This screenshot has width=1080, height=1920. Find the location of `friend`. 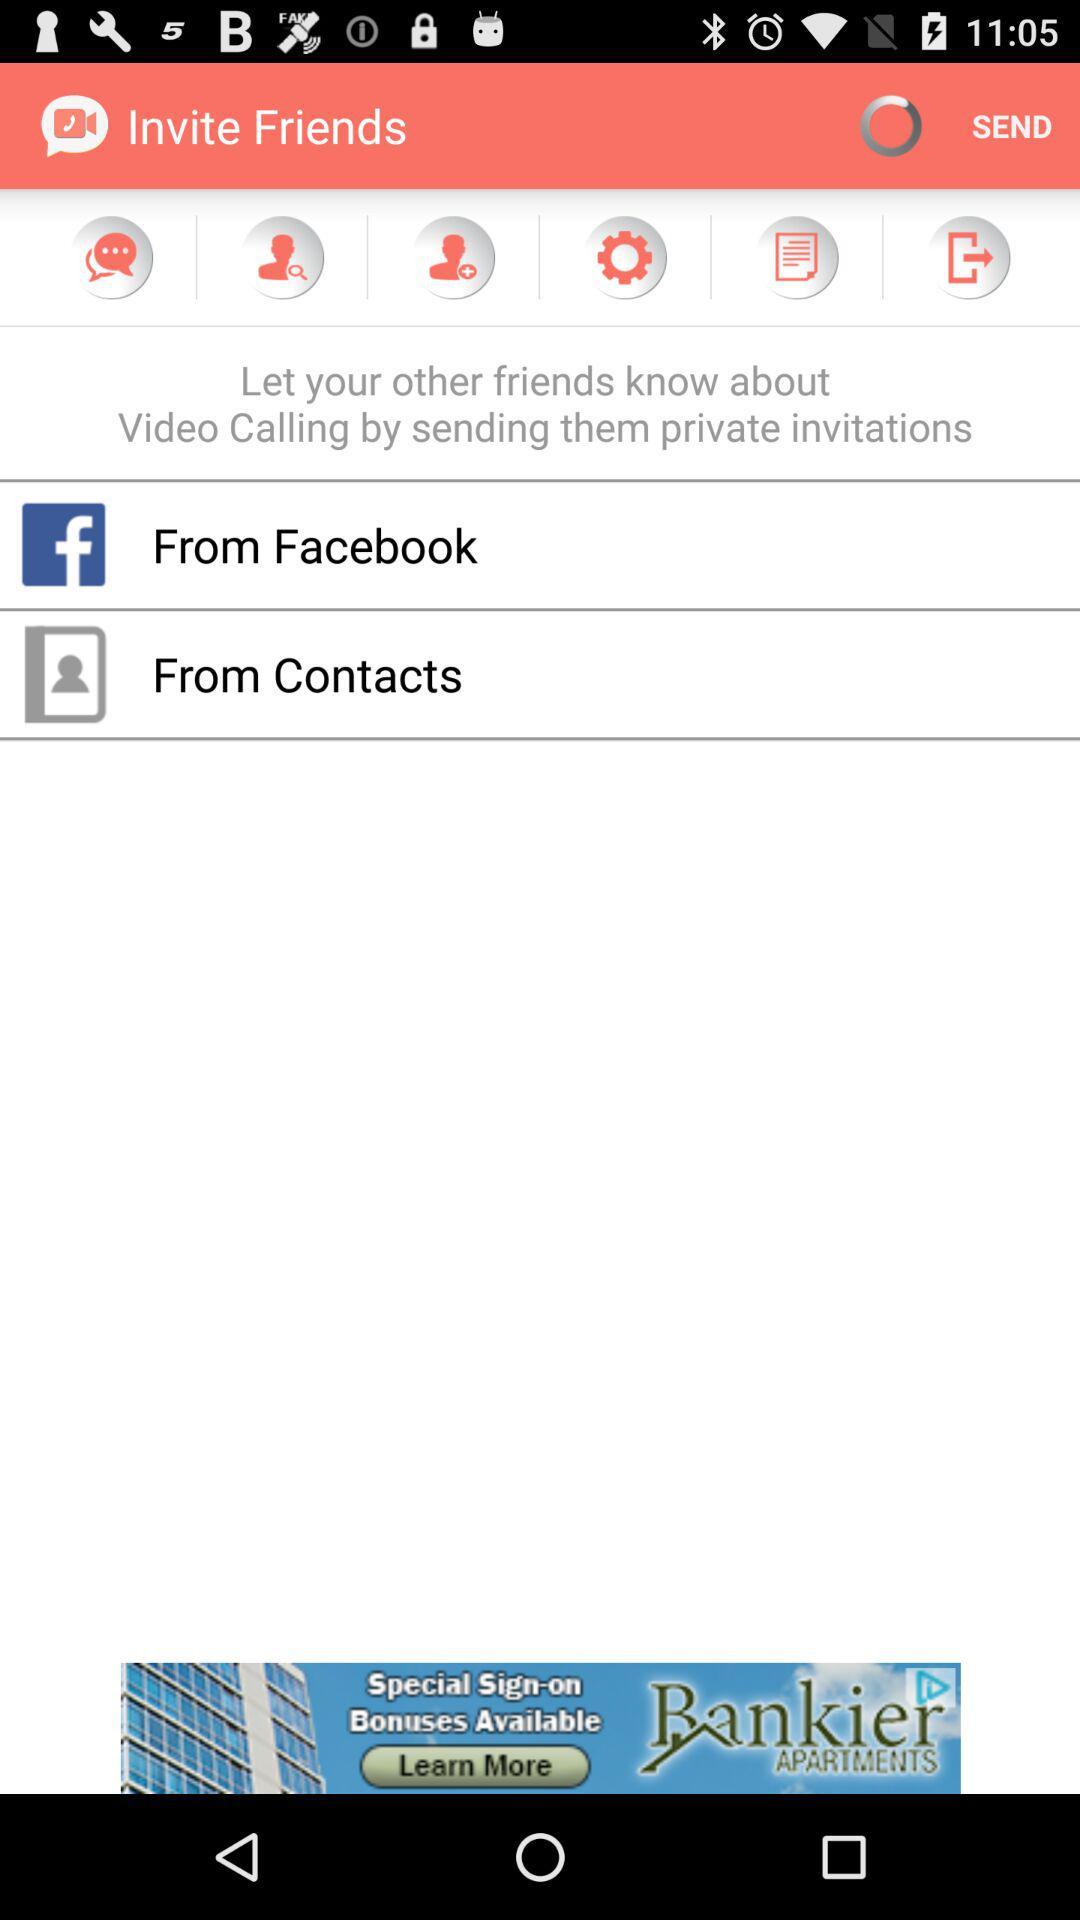

friend is located at coordinates (452, 256).